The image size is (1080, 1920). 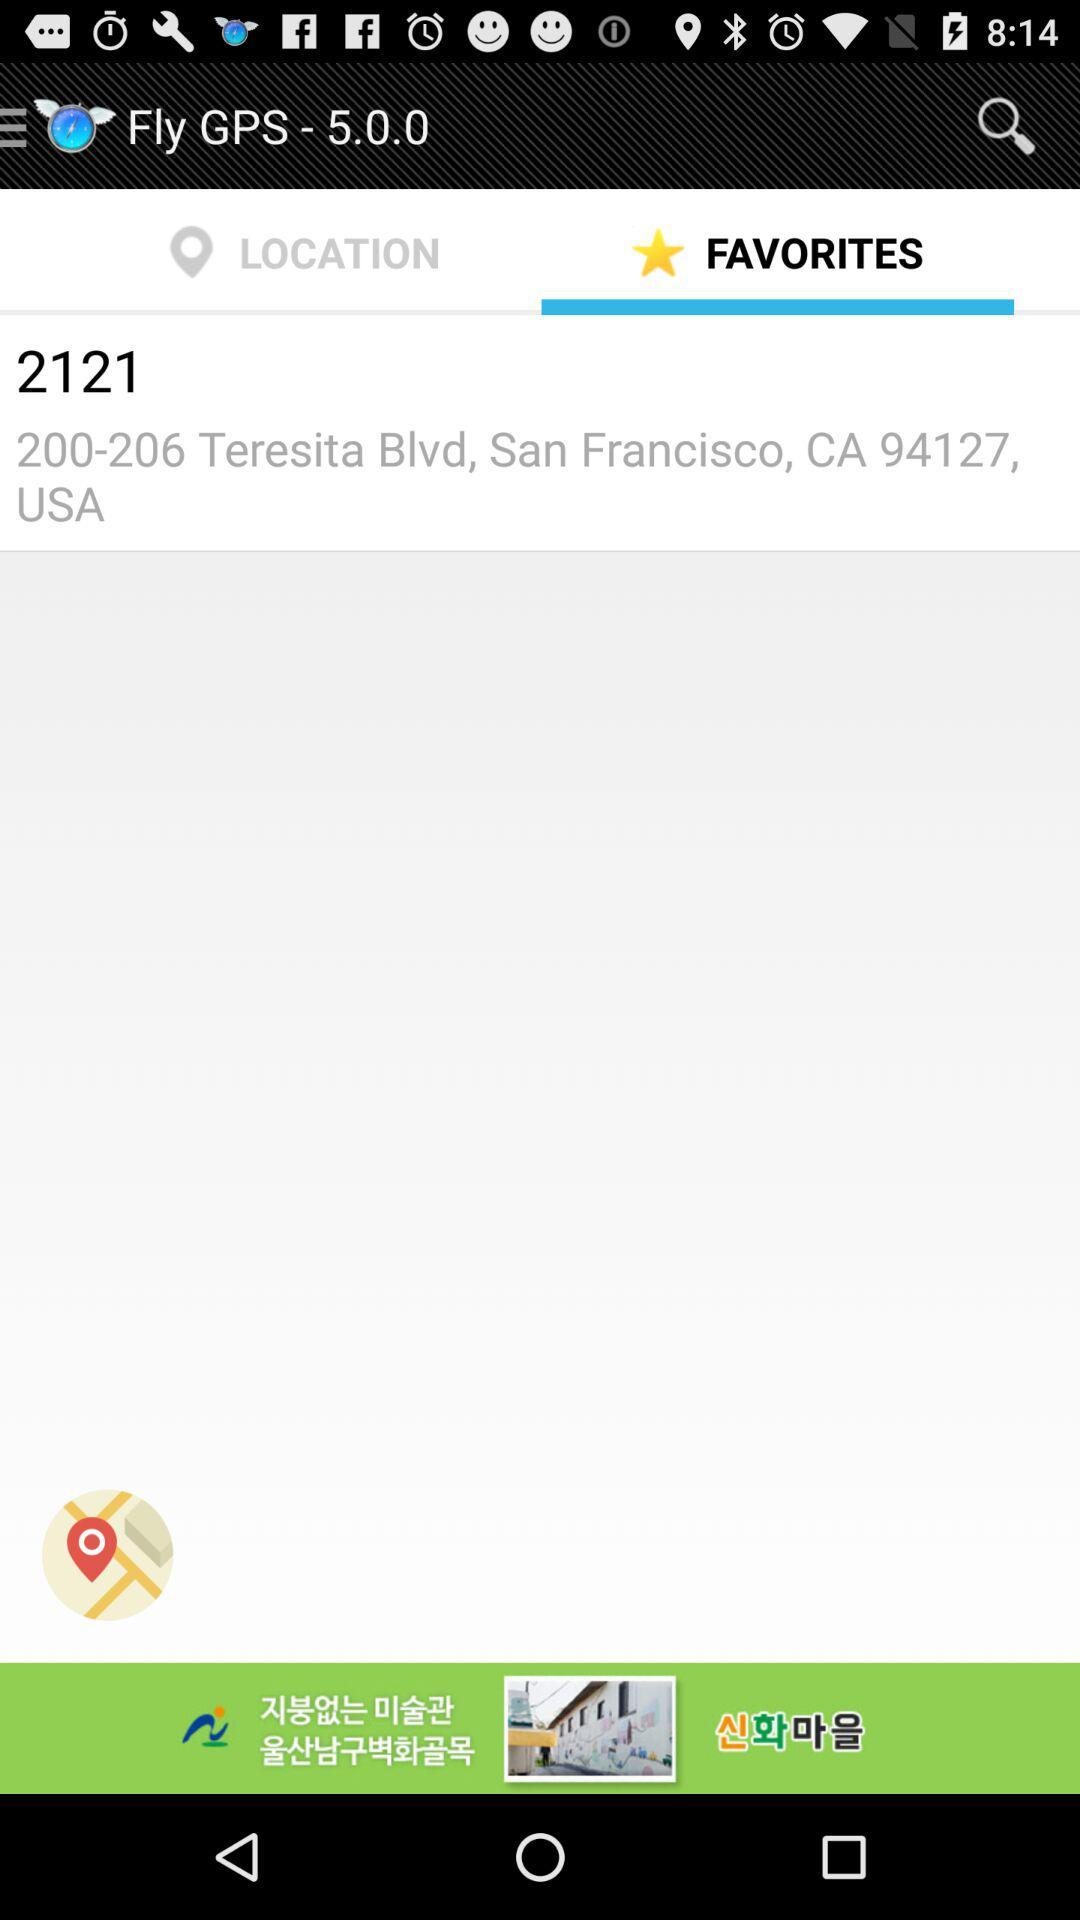 What do you see at coordinates (540, 1727) in the screenshot?
I see `icon at the bottom` at bounding box center [540, 1727].